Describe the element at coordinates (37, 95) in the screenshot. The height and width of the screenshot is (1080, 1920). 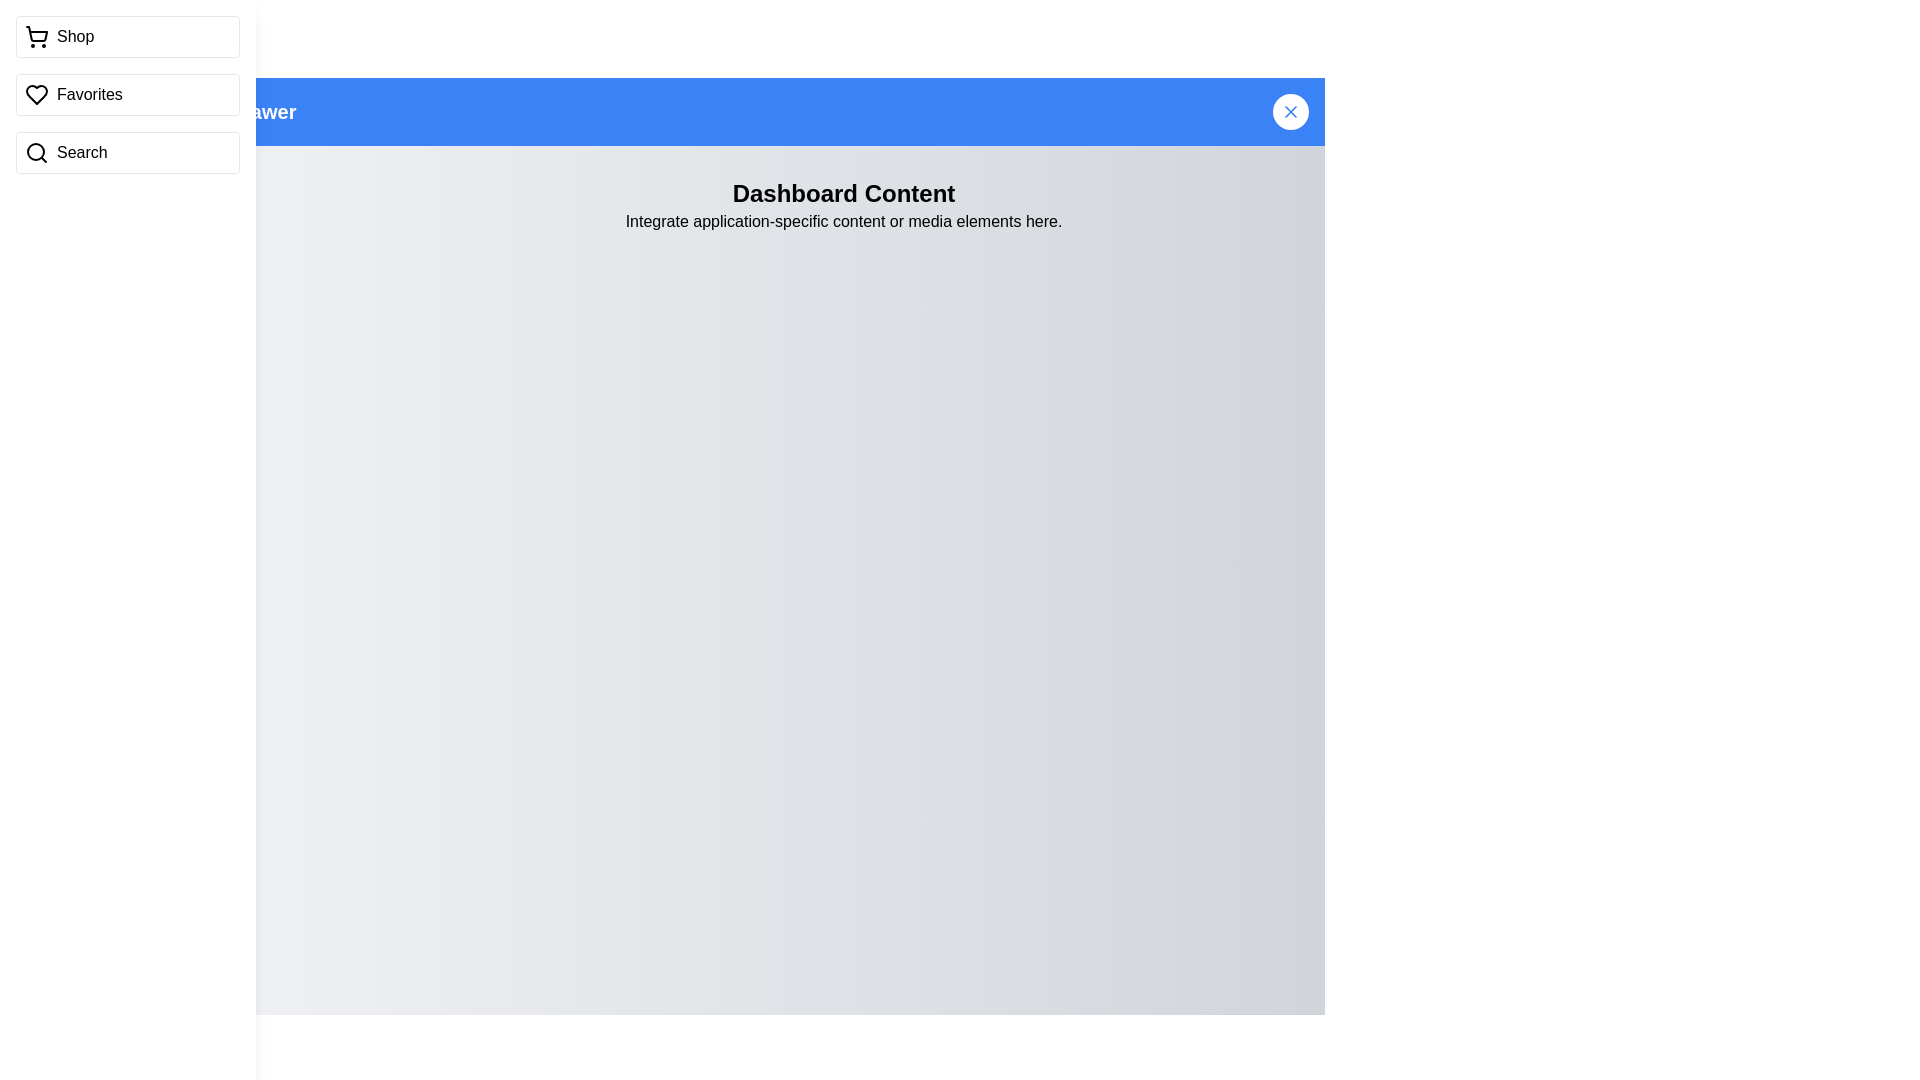
I see `the Favorites icon in the sidebar menu` at that location.